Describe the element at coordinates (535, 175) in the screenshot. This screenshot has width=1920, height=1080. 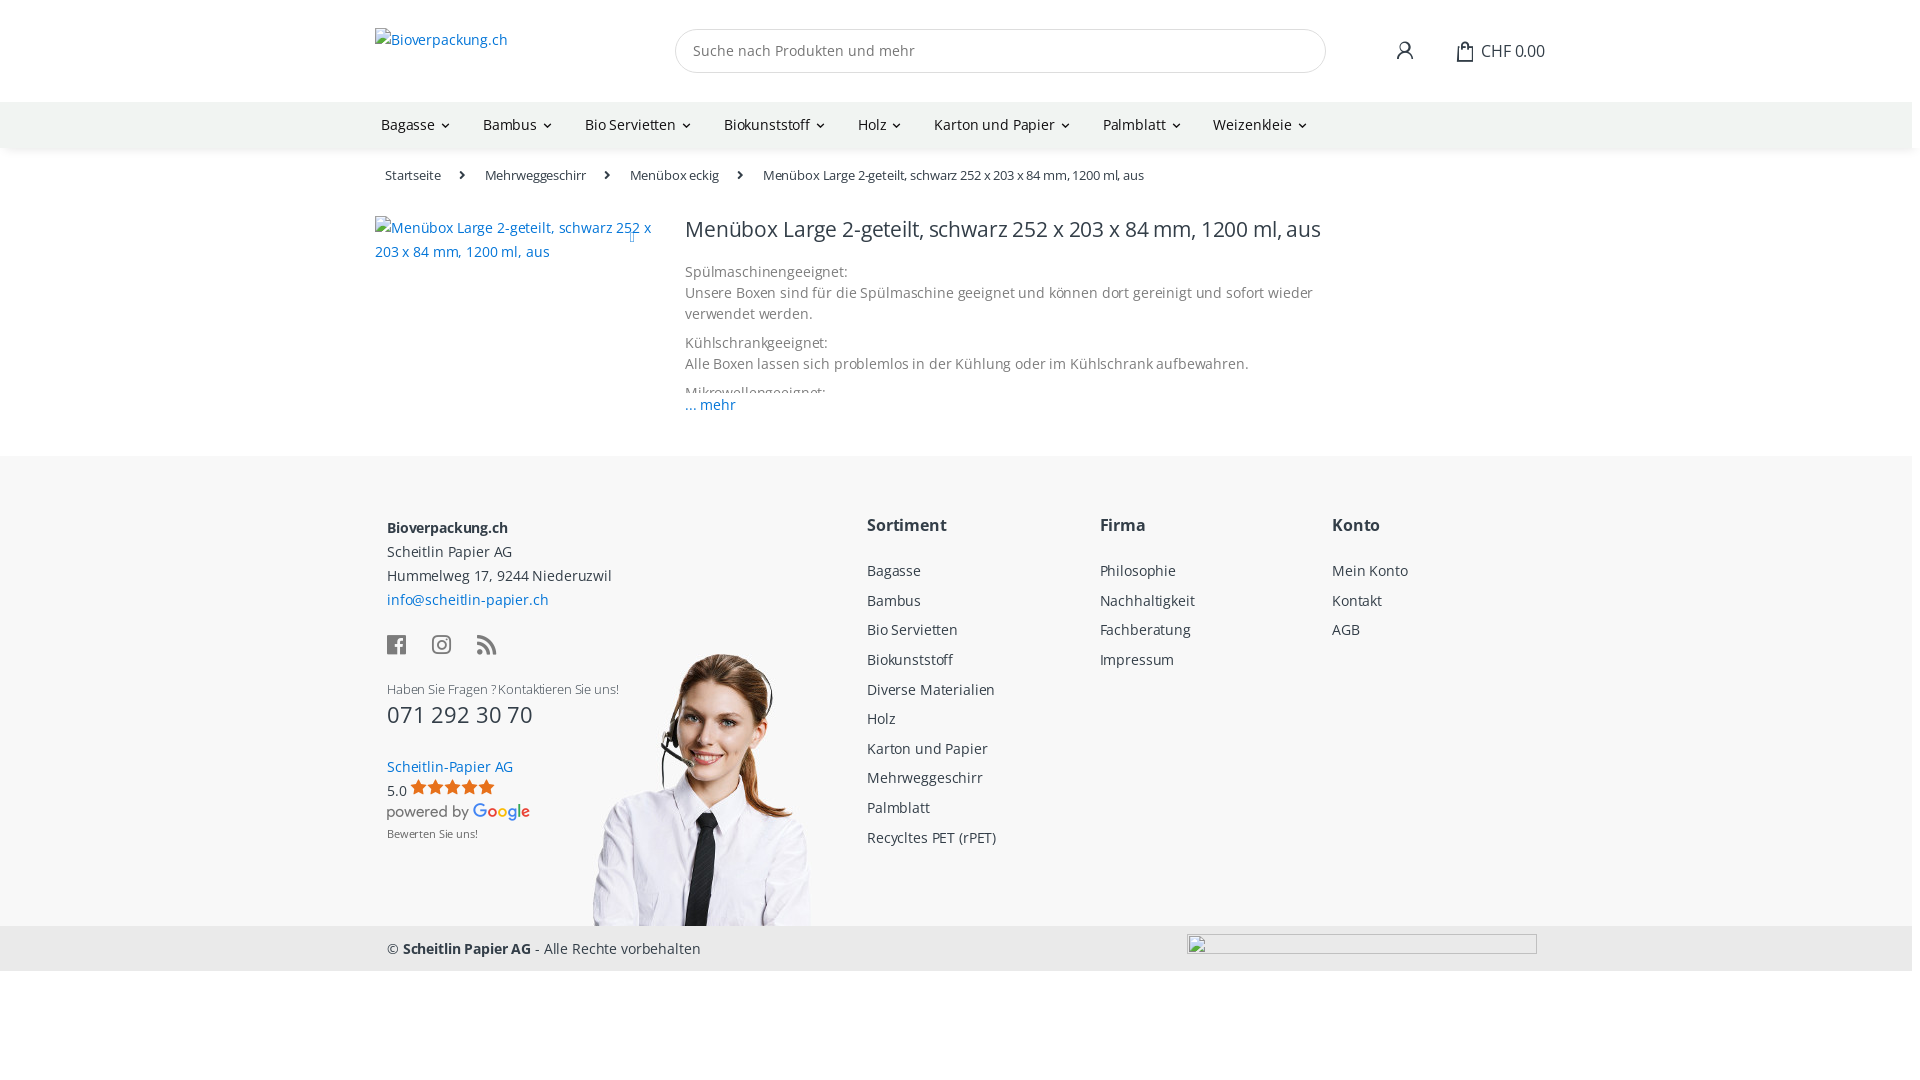
I see `'Mehrweggeschirr'` at that location.